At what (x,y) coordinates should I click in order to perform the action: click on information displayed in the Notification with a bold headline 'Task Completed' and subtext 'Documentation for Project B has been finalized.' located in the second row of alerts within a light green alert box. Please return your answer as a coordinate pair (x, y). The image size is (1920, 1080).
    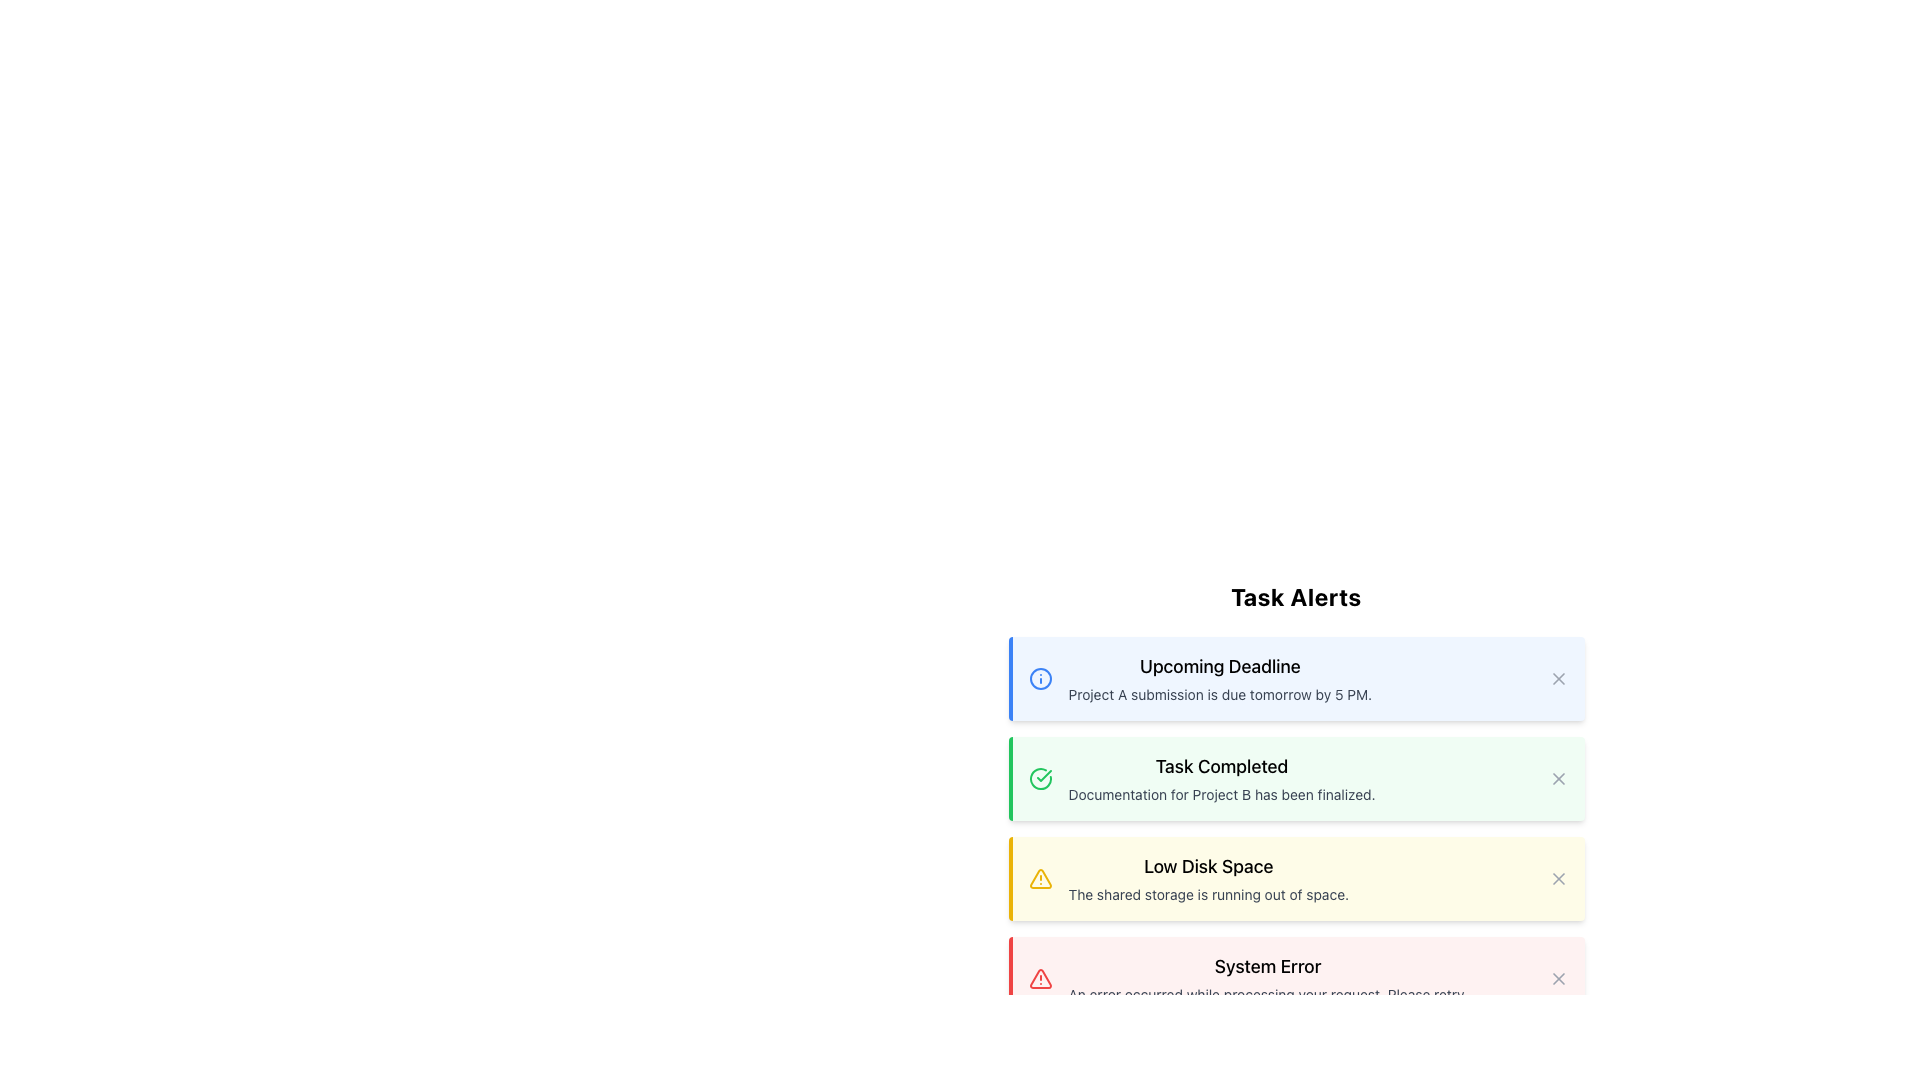
    Looking at the image, I should click on (1221, 778).